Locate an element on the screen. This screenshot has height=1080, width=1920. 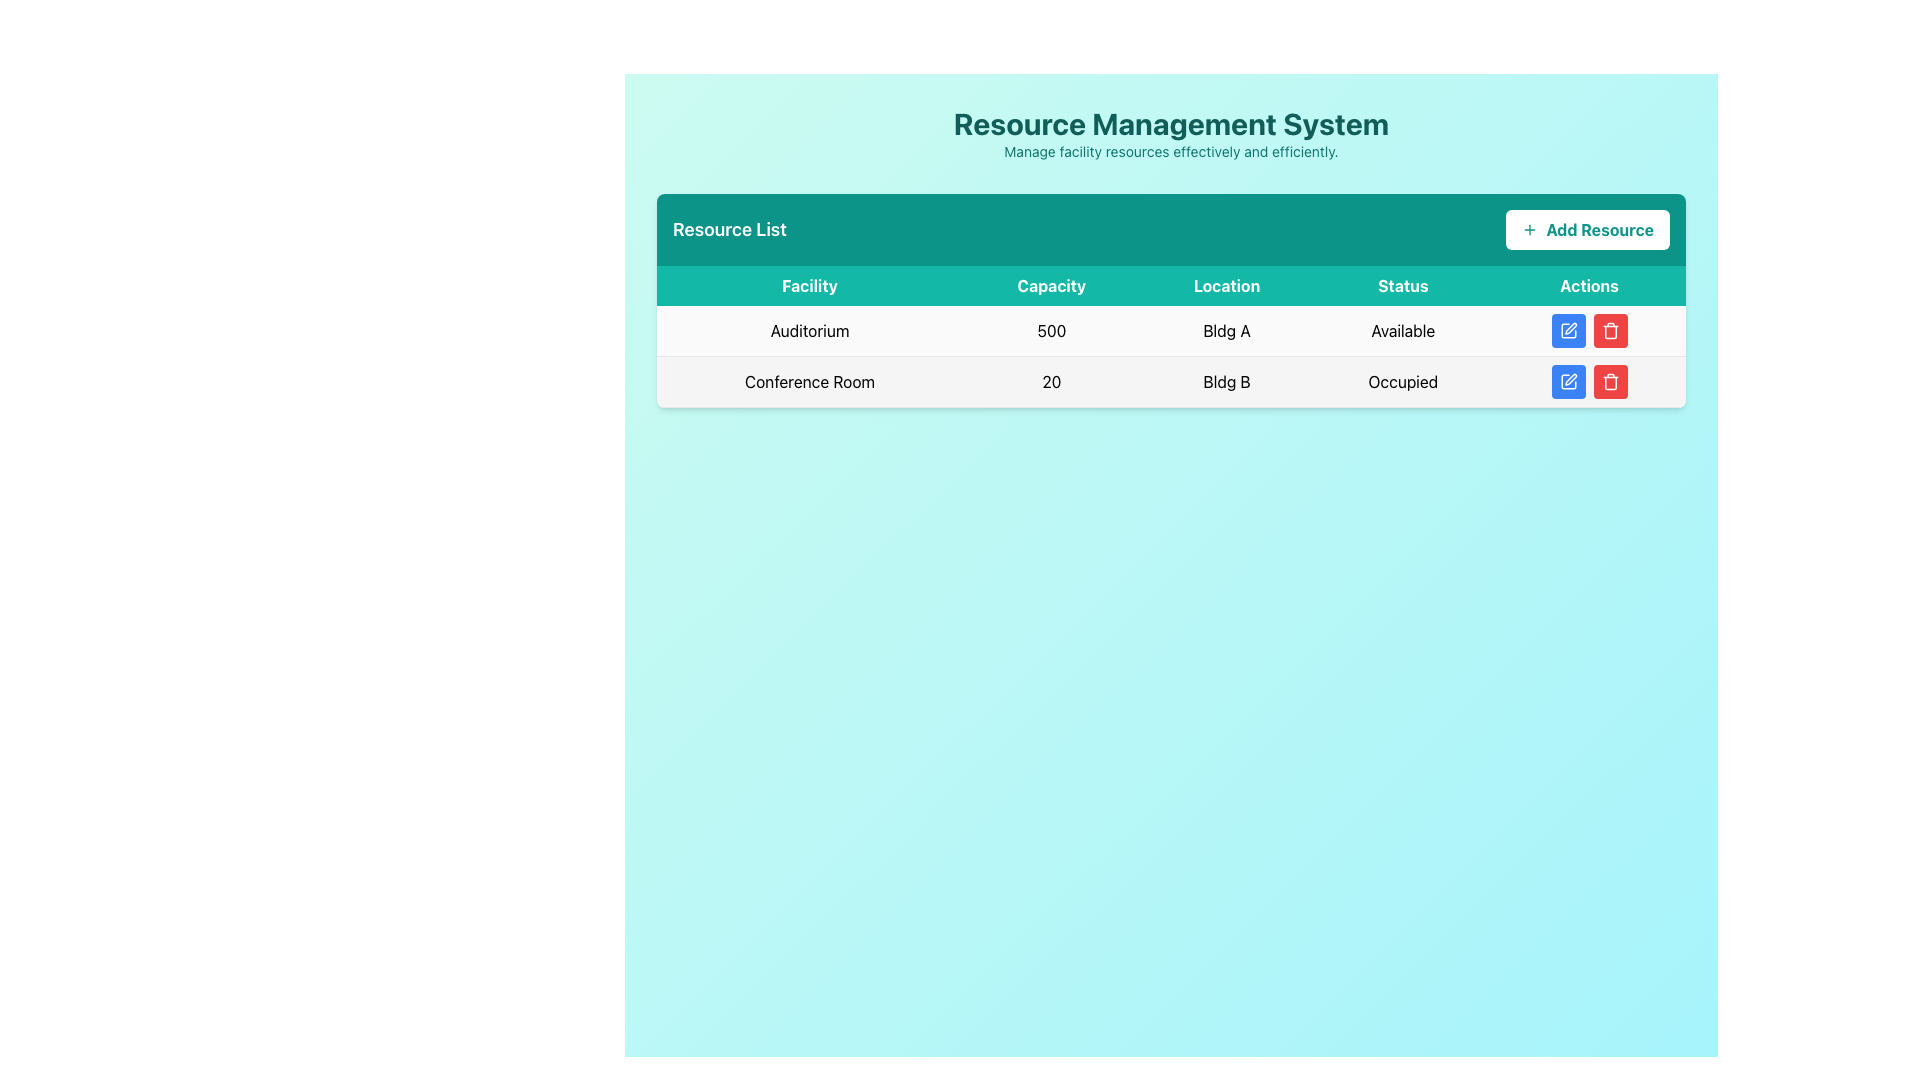
the delete button with a red background and trash icon located is located at coordinates (1610, 330).